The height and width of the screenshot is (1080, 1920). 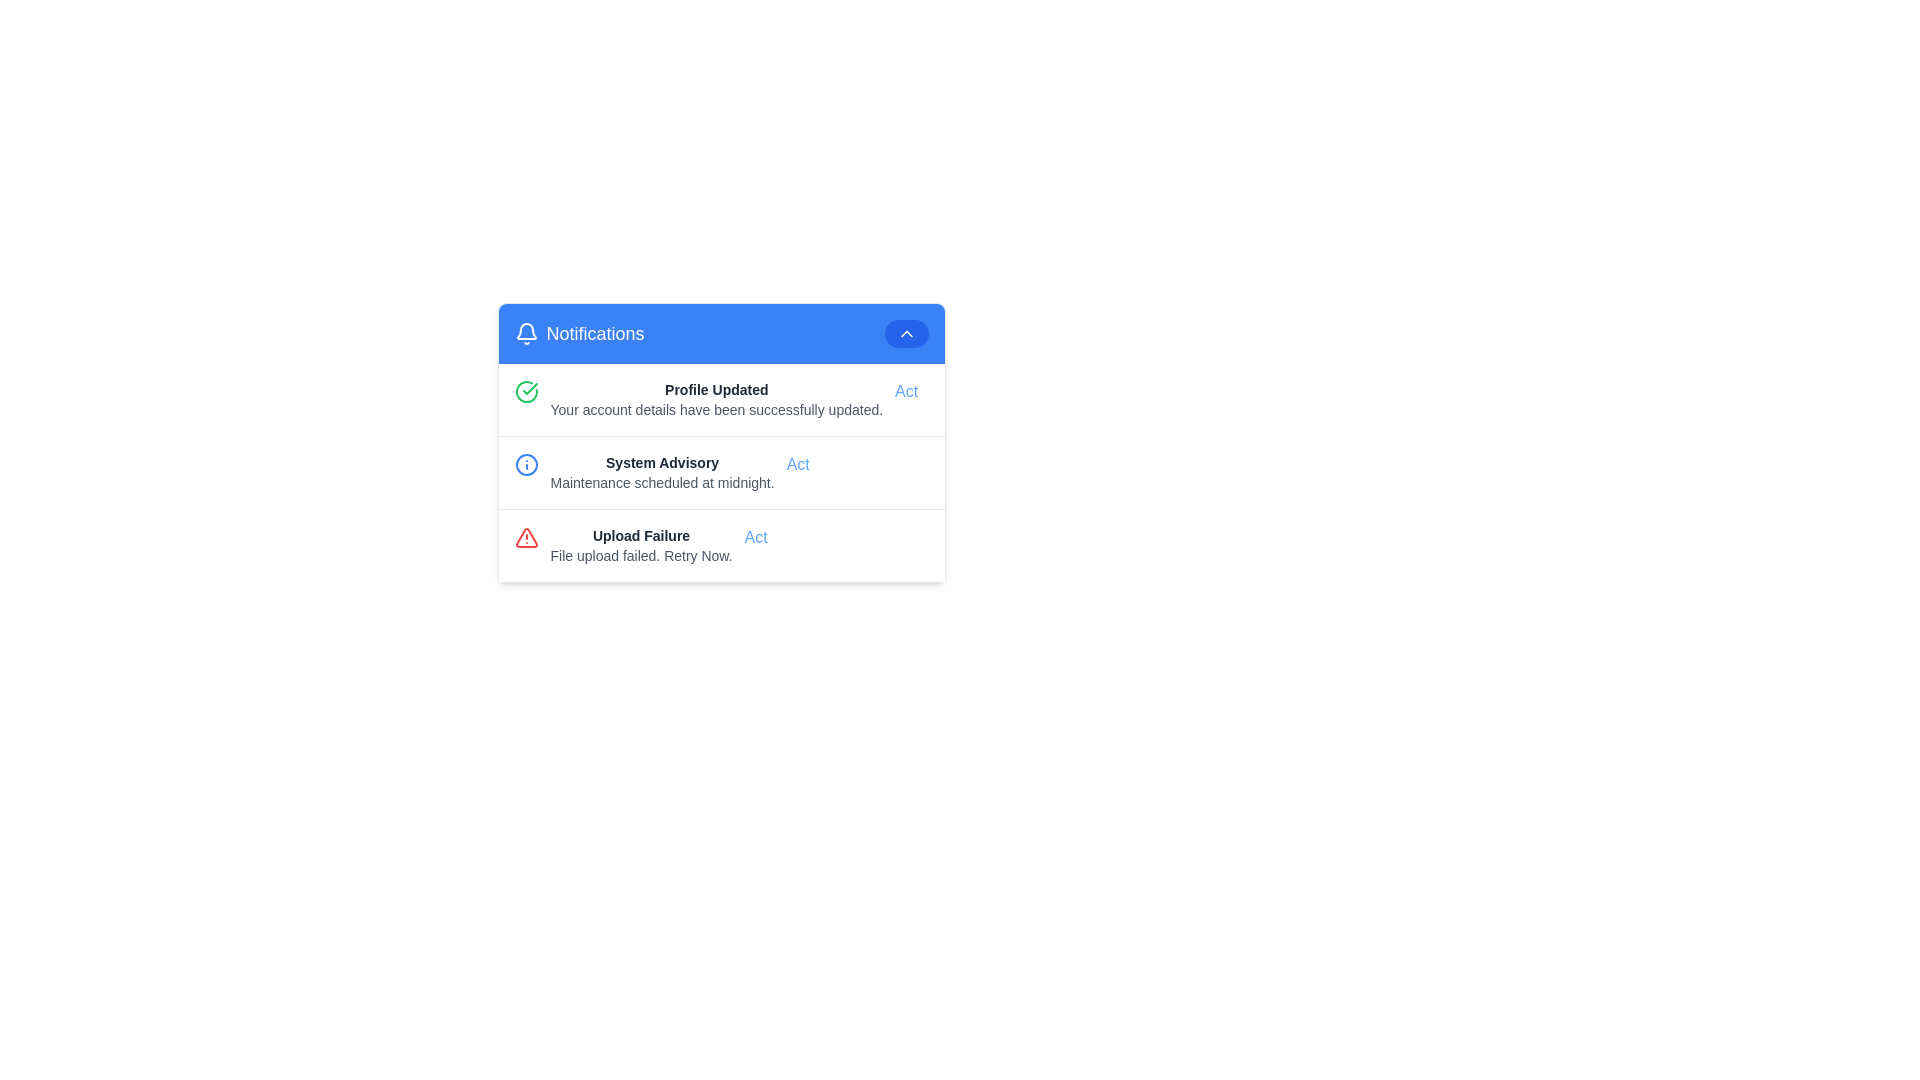 What do you see at coordinates (720, 473) in the screenshot?
I see `notification titled 'System Advisory' which contains a blue information icon and the subtitle 'Maintenance scheduled at midnight.'` at bounding box center [720, 473].